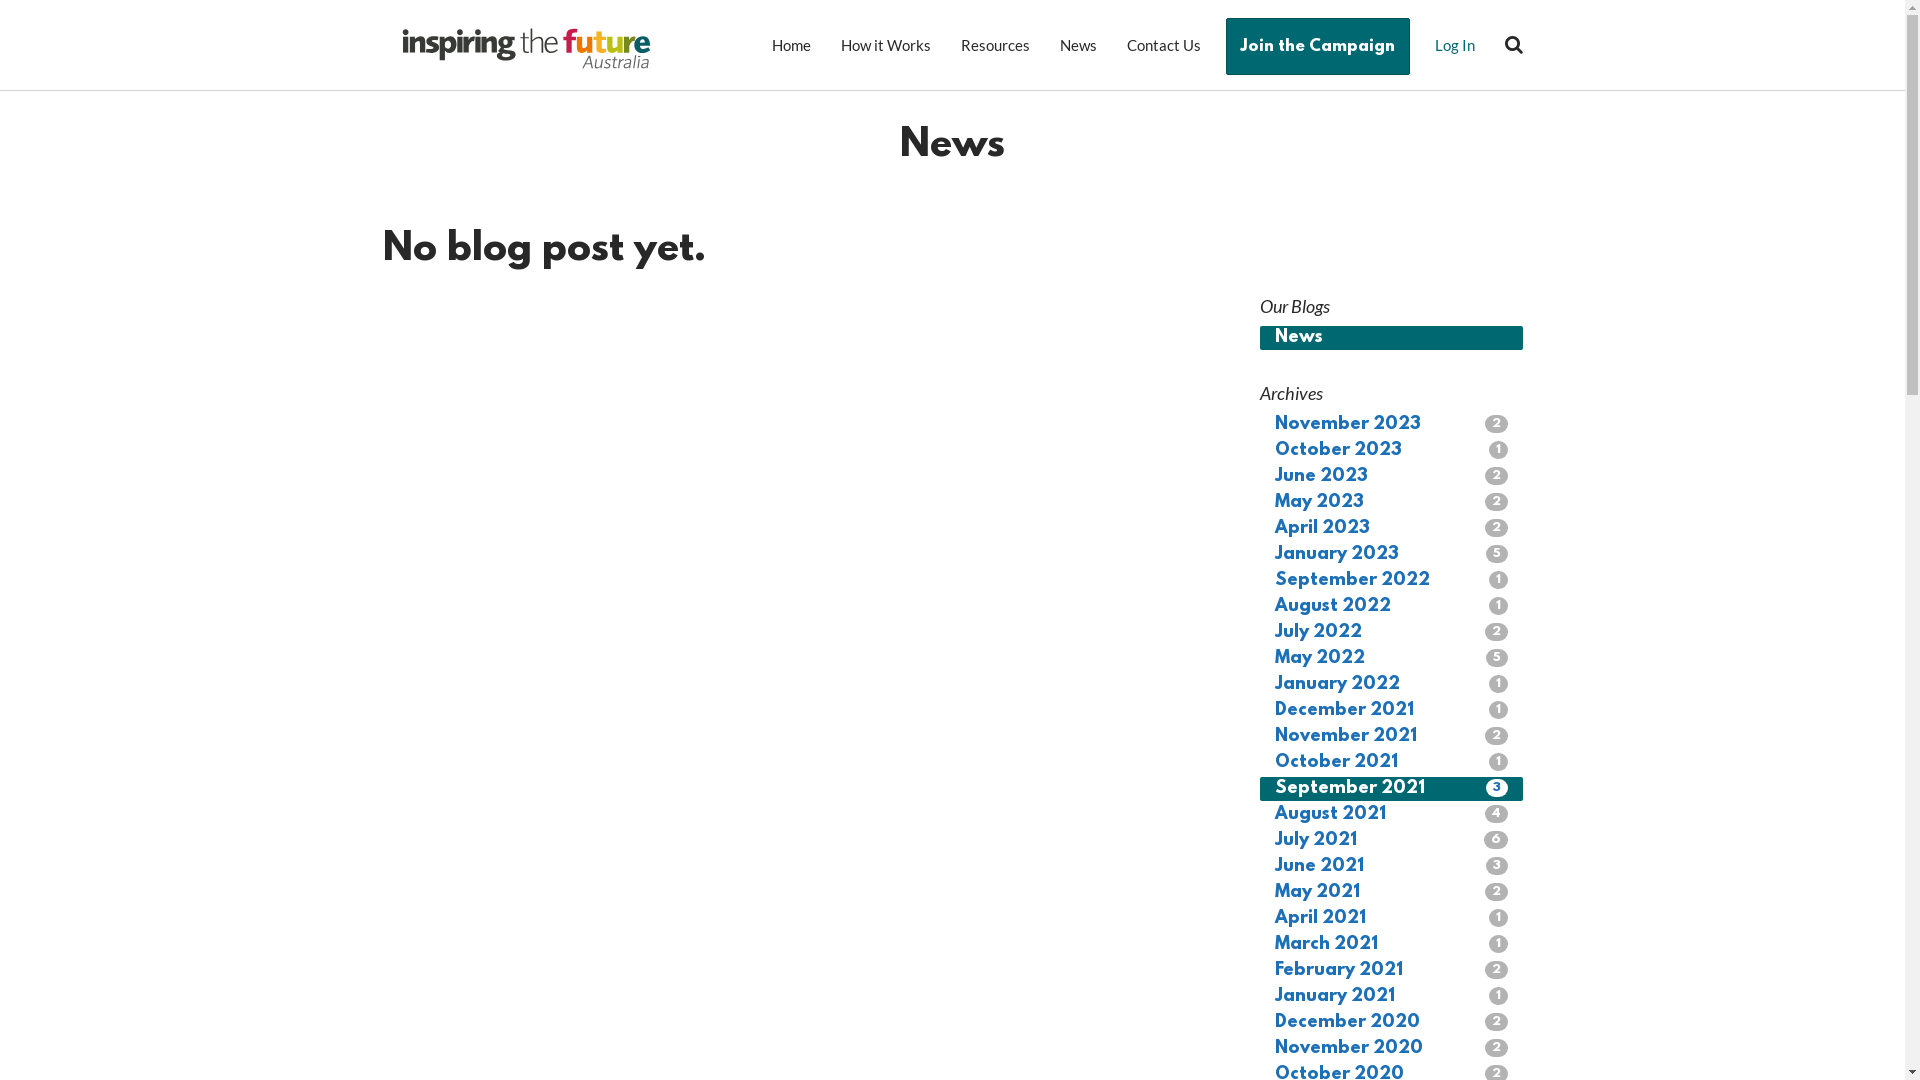  I want to click on 'October 2023, so click(1390, 451).